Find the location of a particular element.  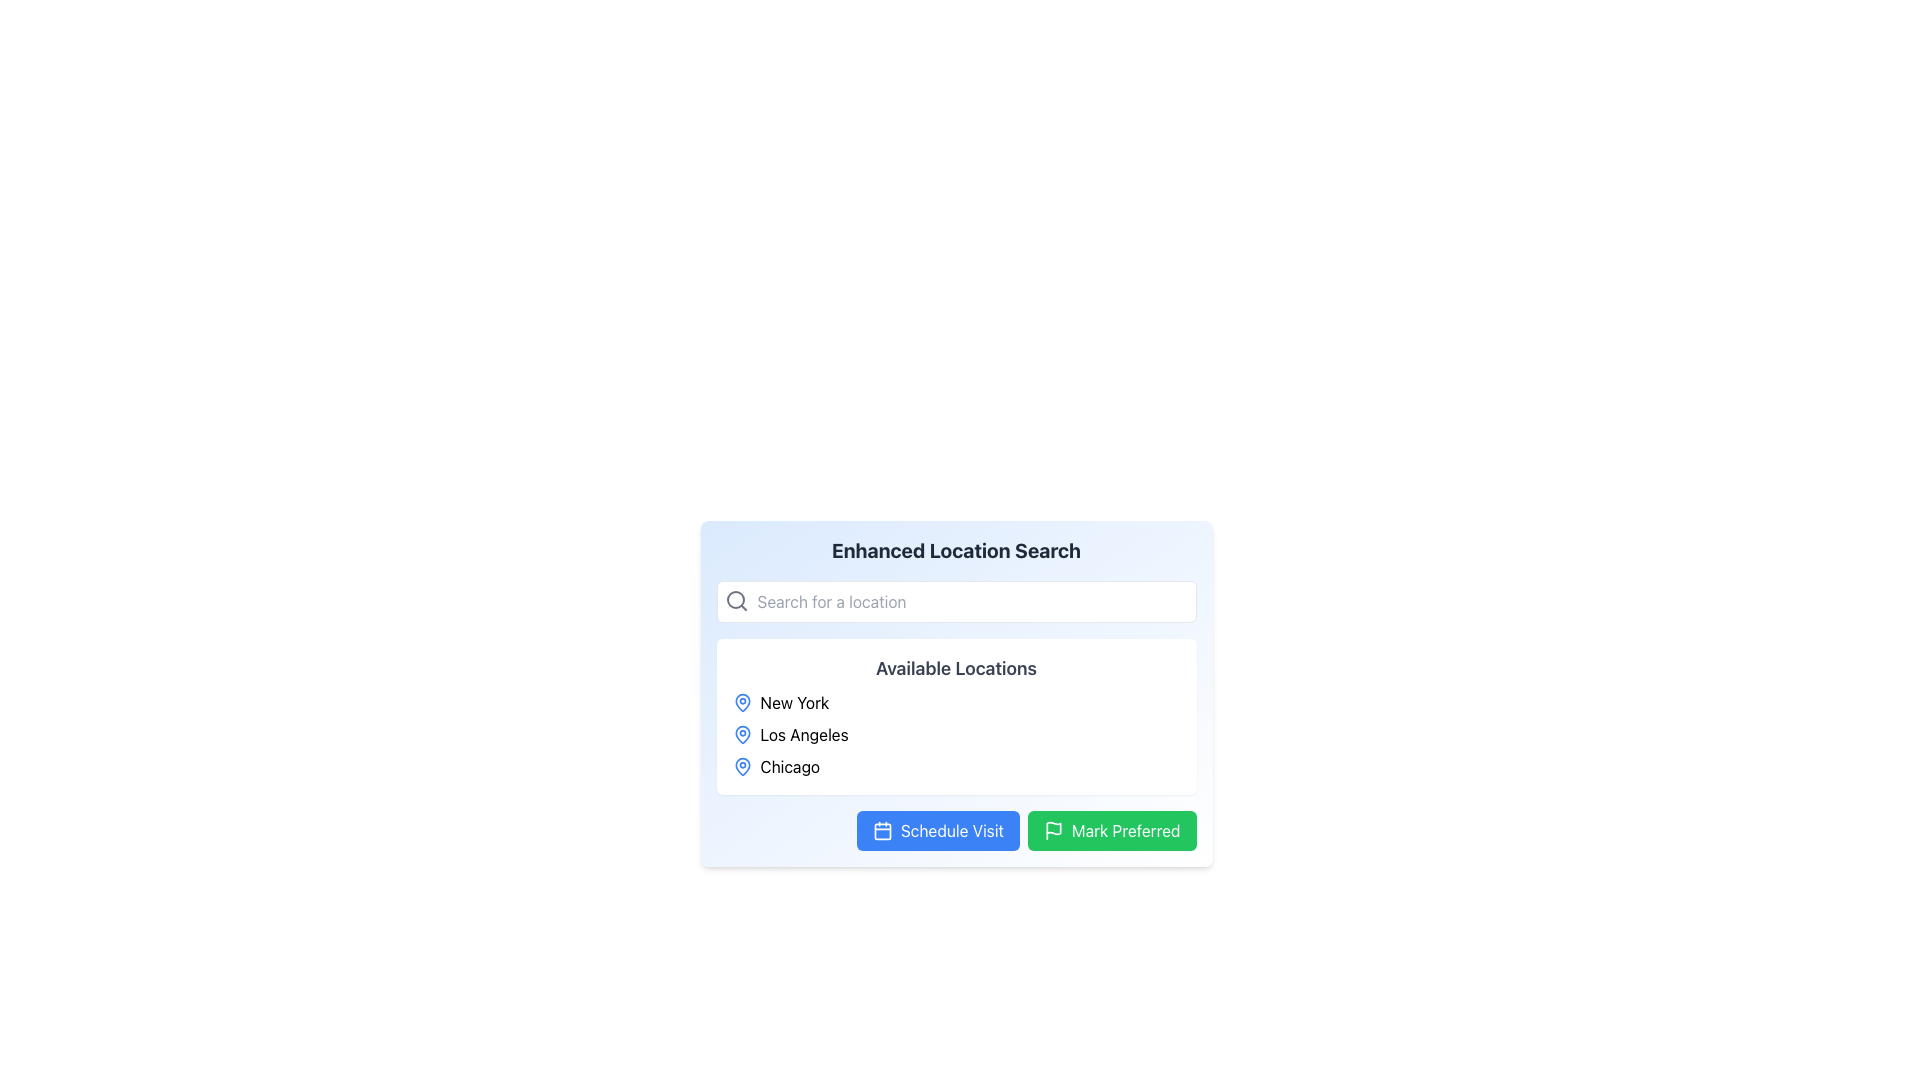

text of the 'Los Angeles' label, which is the second item in the 'Available Locations' list is located at coordinates (804, 735).